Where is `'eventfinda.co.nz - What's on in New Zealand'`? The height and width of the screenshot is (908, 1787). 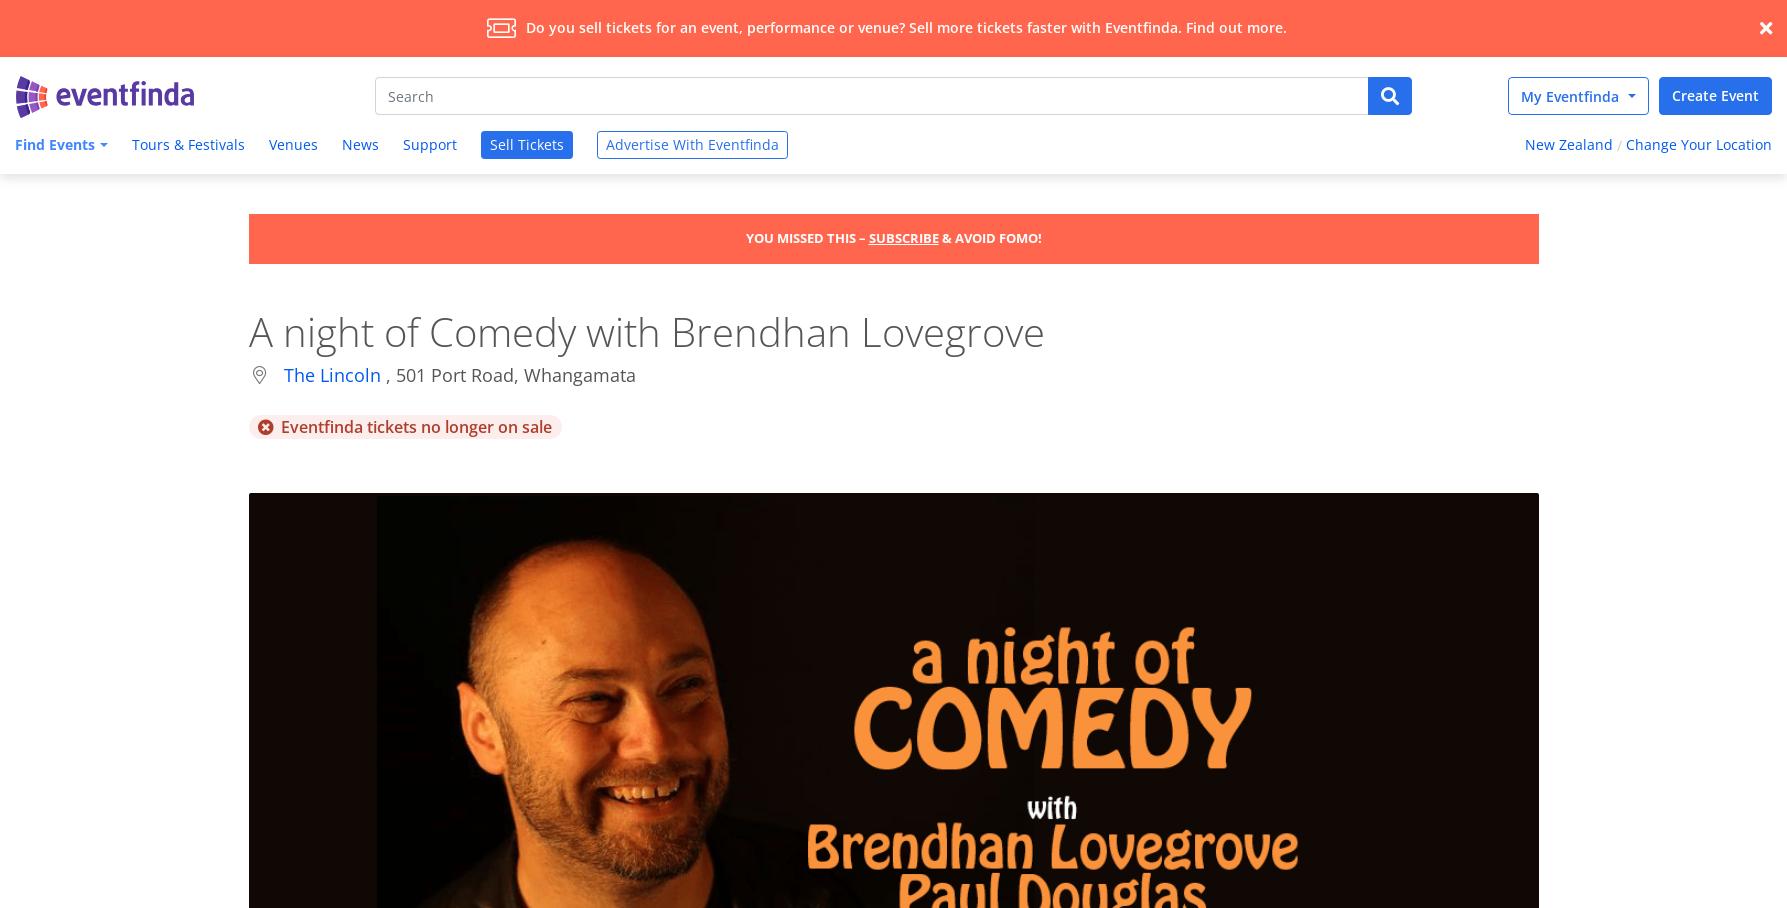
'eventfinda.co.nz - What's on in New Zealand' is located at coordinates (397, 80).